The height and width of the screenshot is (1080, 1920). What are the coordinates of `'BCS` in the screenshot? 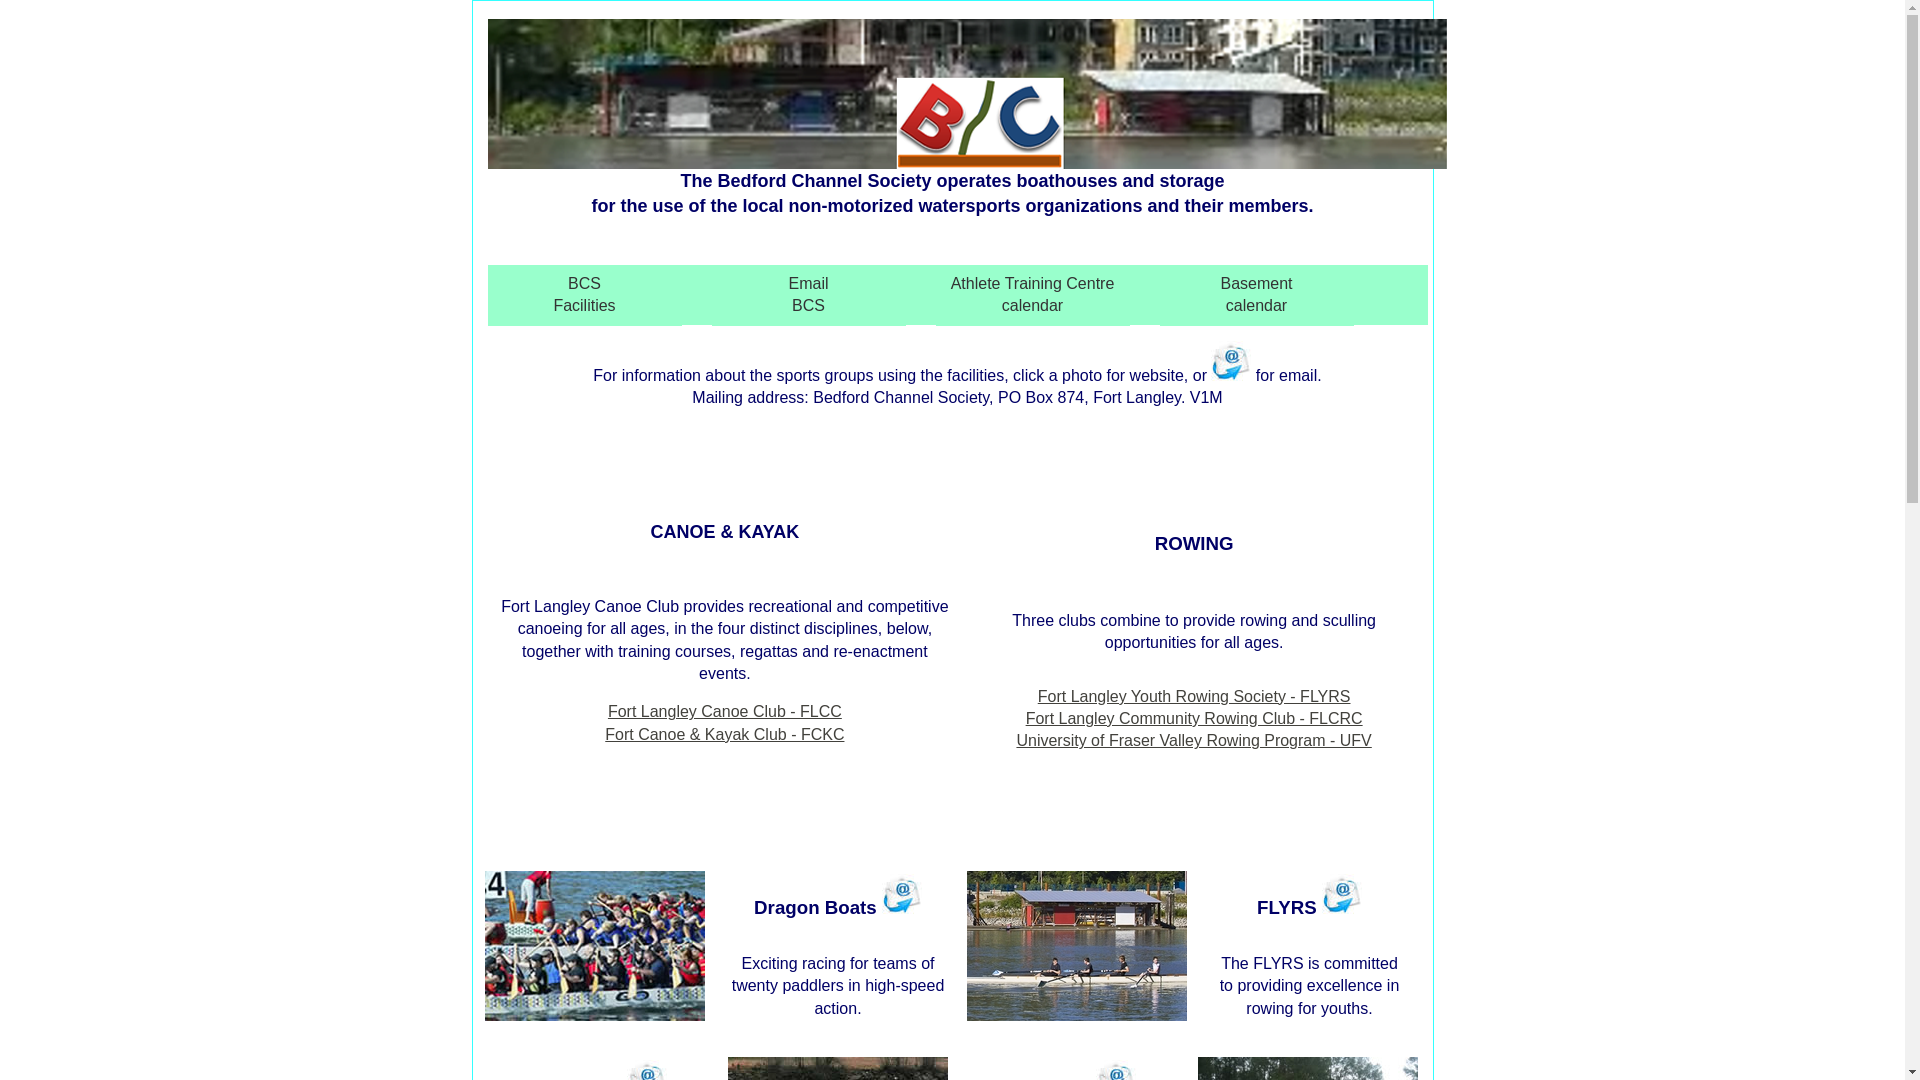 It's located at (584, 295).